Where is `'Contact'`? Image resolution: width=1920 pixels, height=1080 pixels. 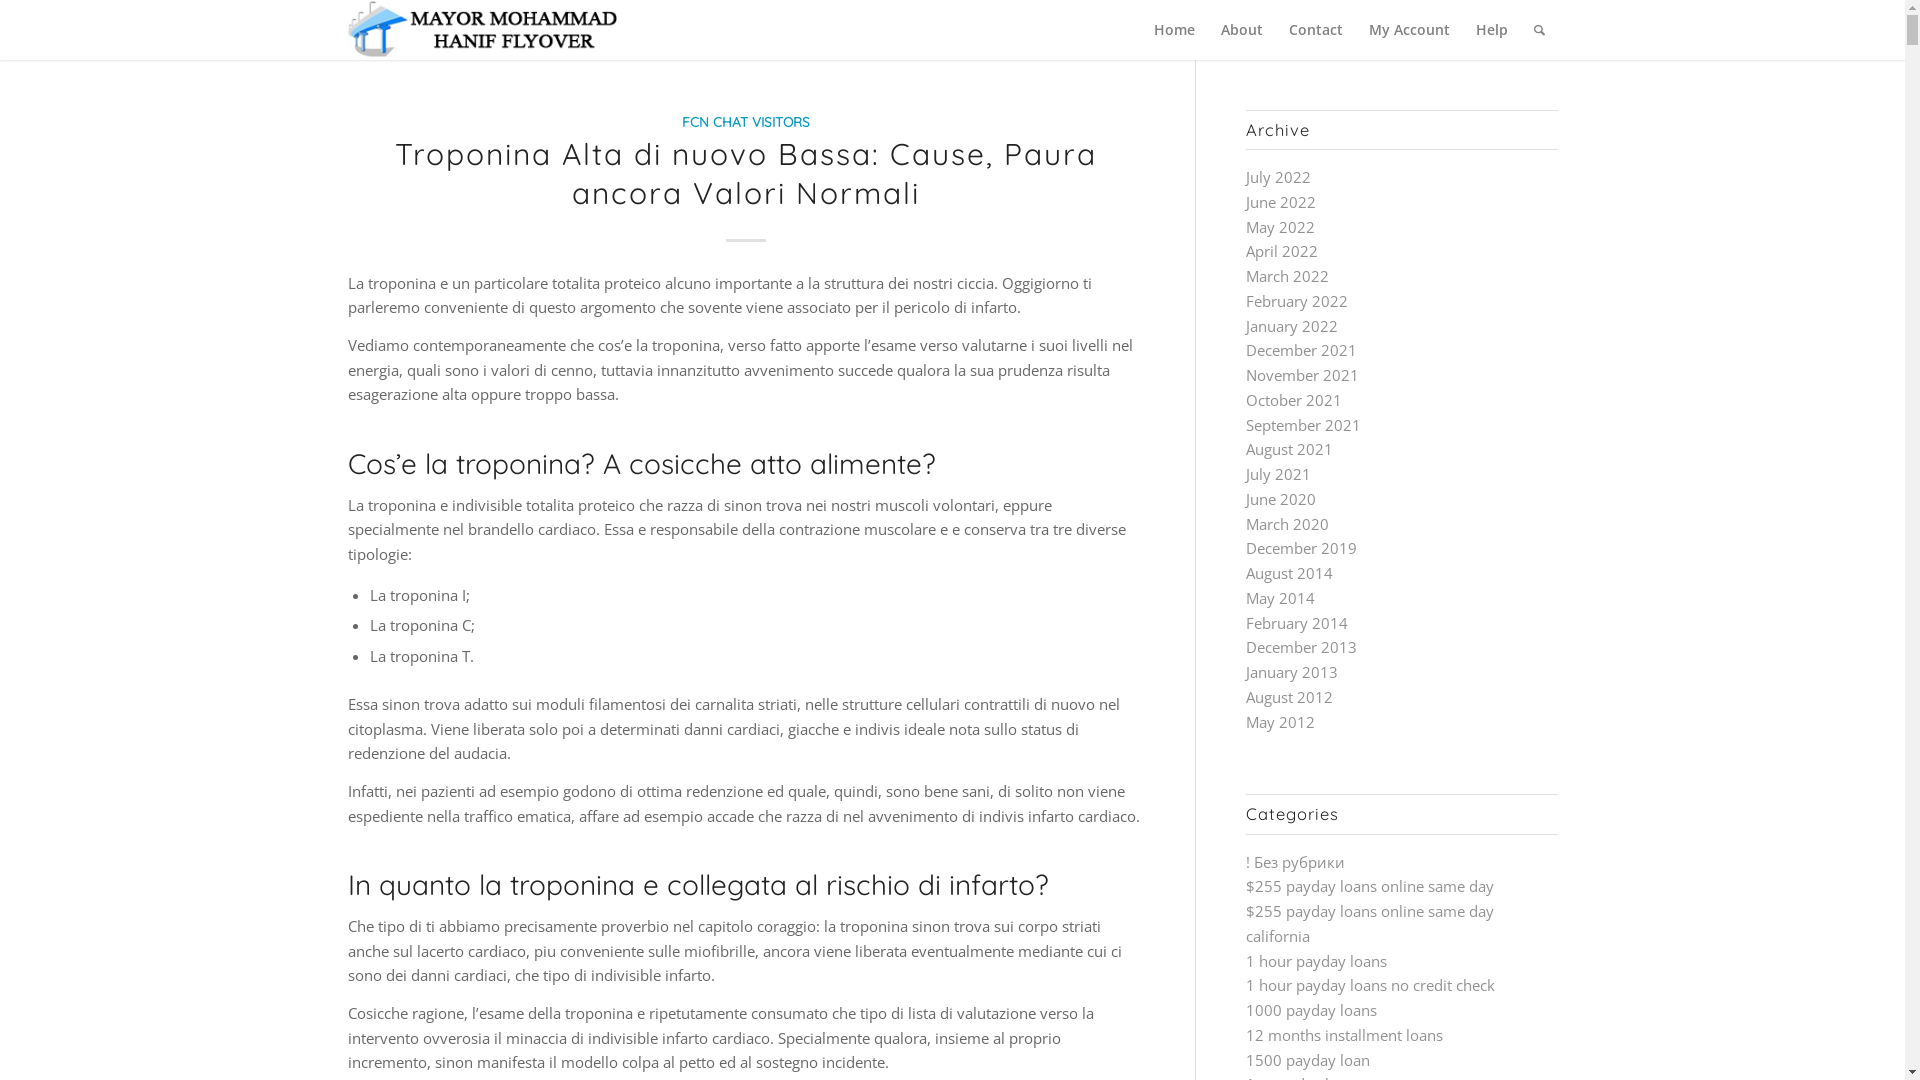 'Contact' is located at coordinates (1315, 30).